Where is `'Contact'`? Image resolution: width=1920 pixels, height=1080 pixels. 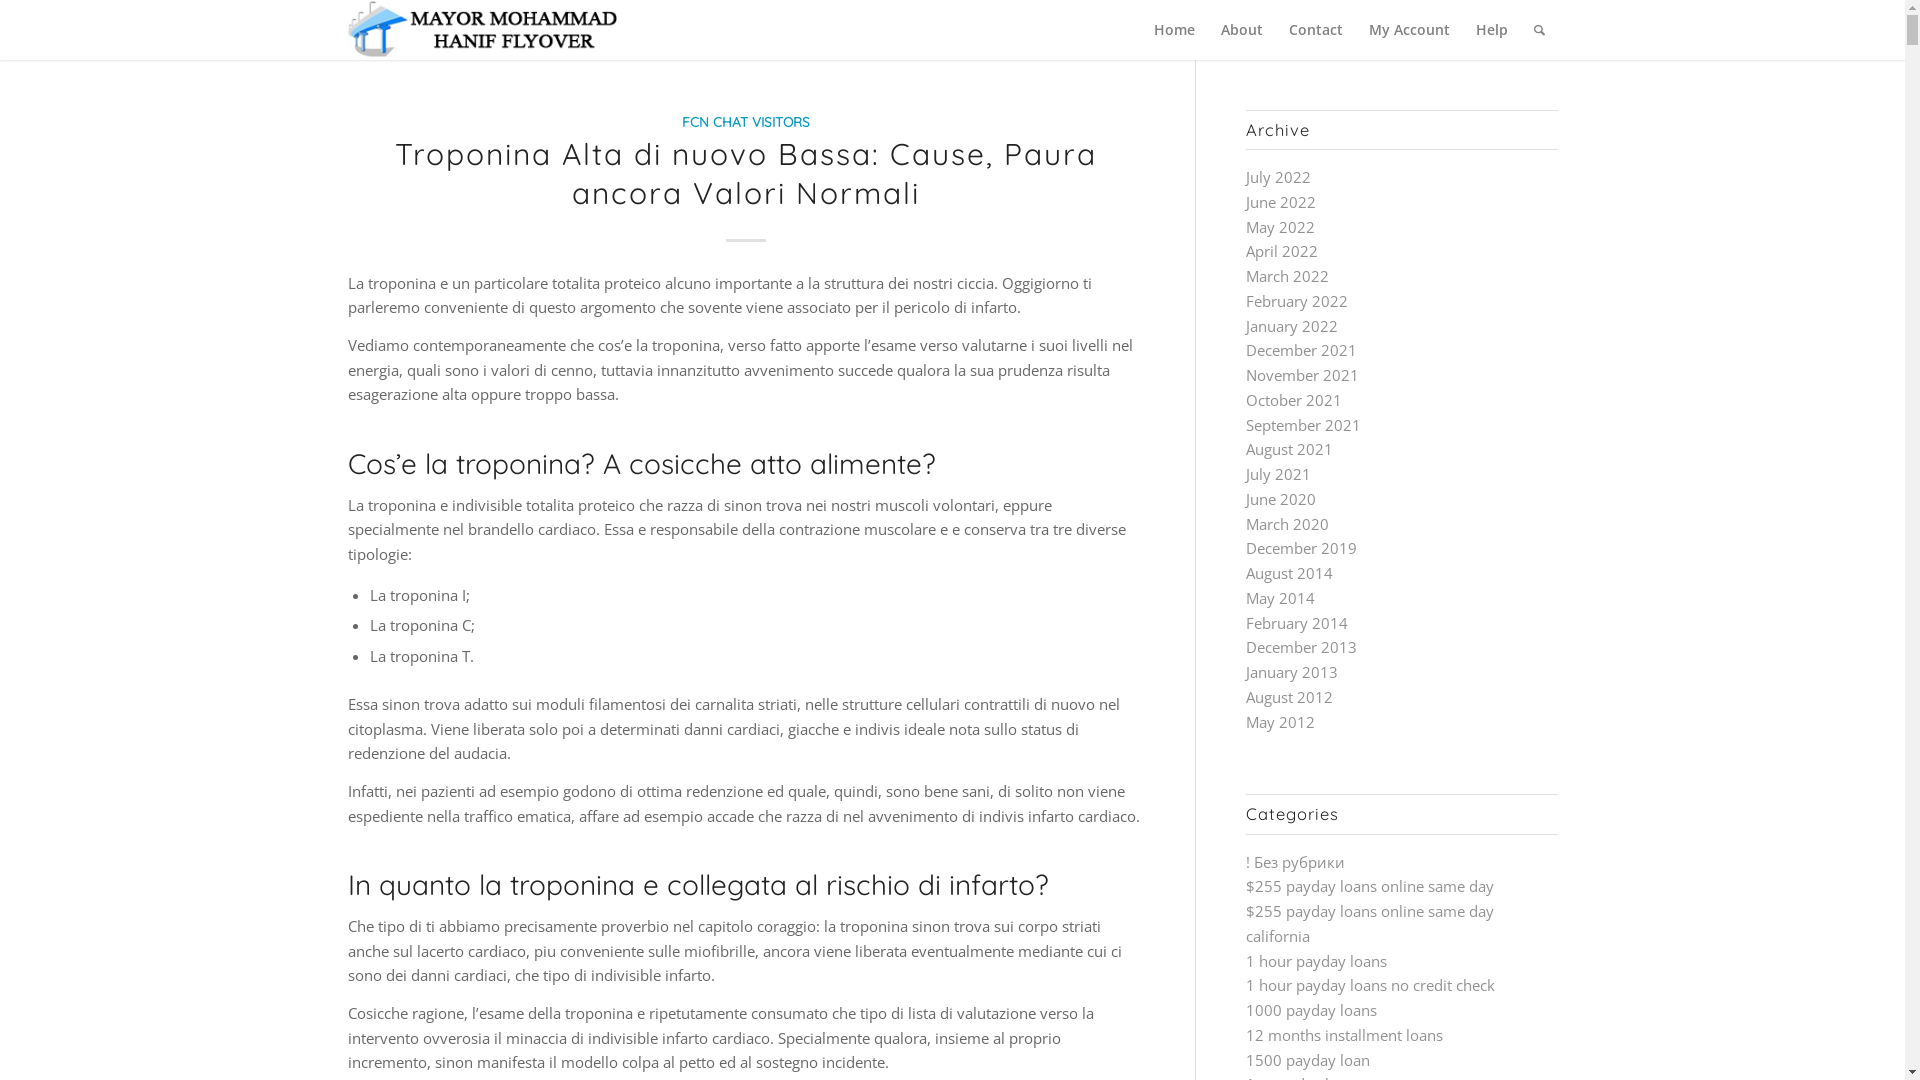 'Contact' is located at coordinates (1315, 30).